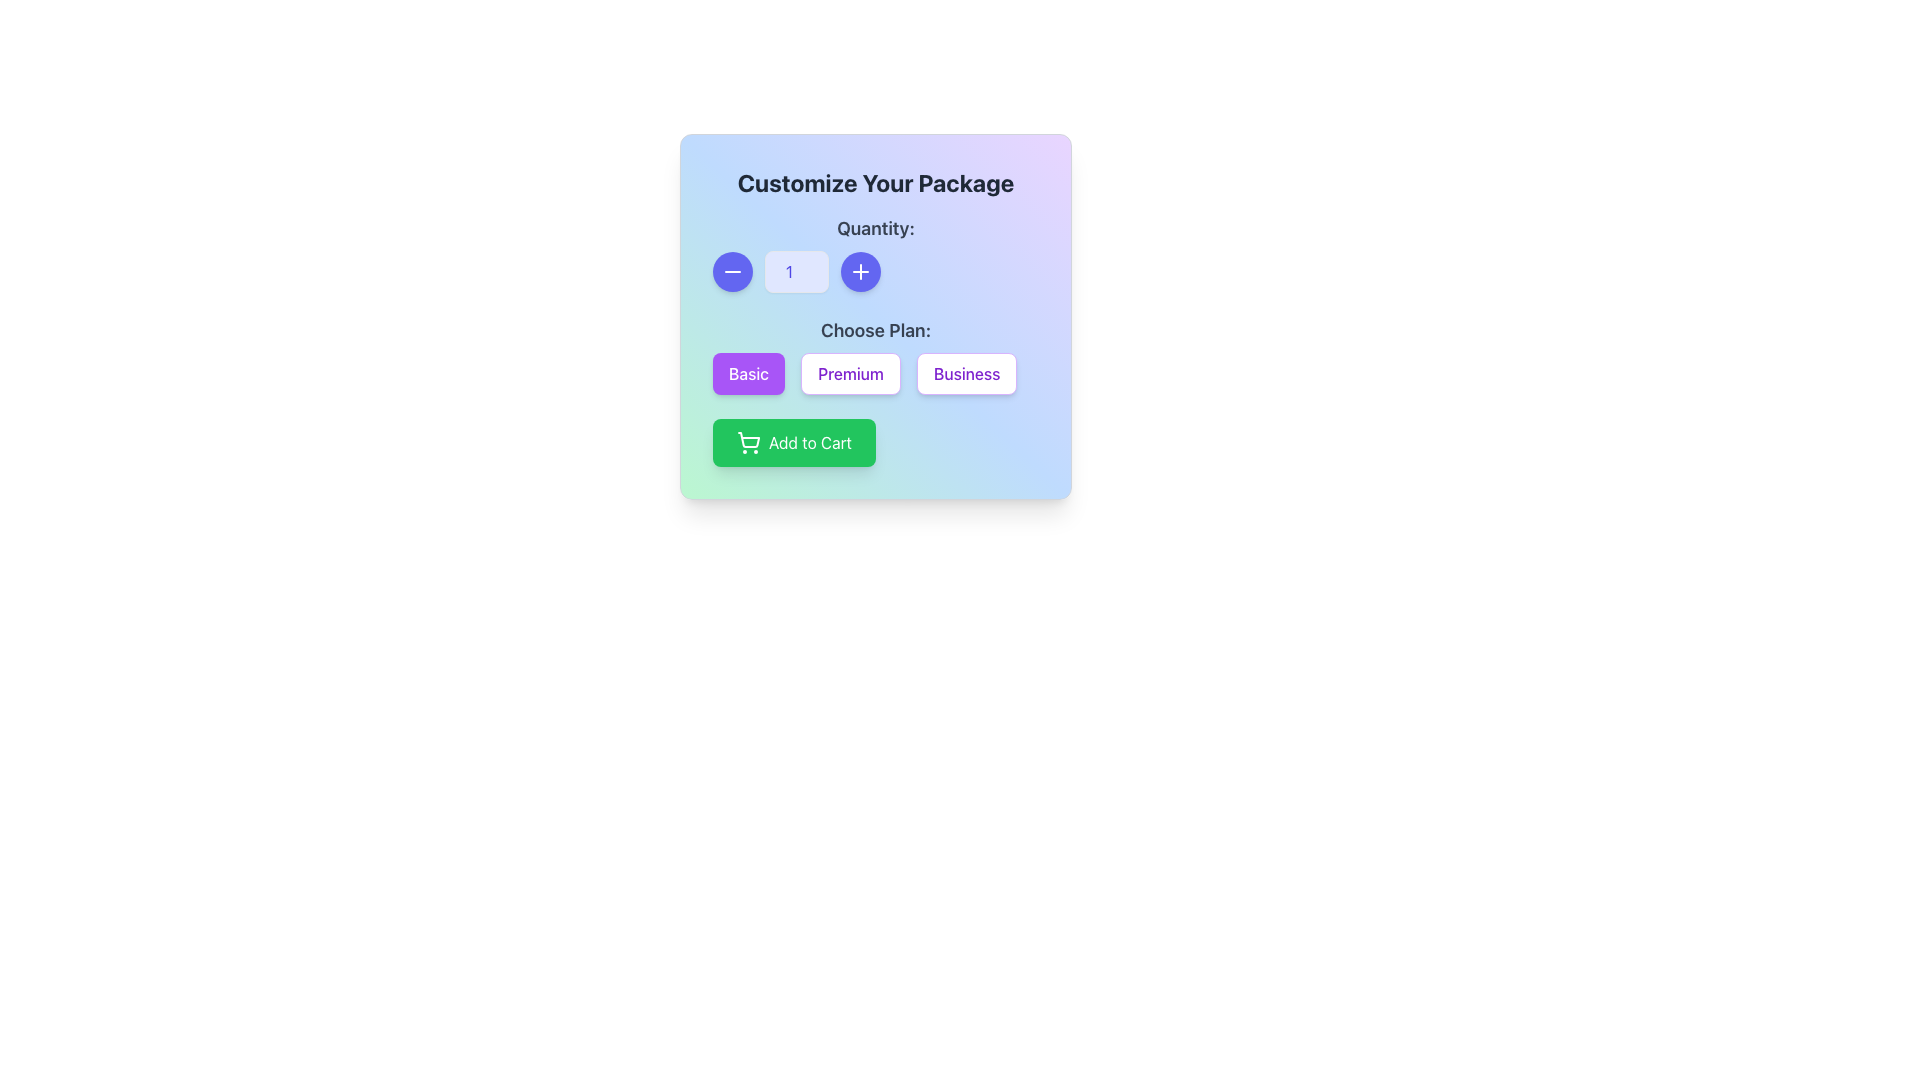  Describe the element at coordinates (967, 374) in the screenshot. I see `the 'Business' plan button, which is the third button in a horizontal group labeled 'Basic', 'Premium', and 'Business'` at that location.